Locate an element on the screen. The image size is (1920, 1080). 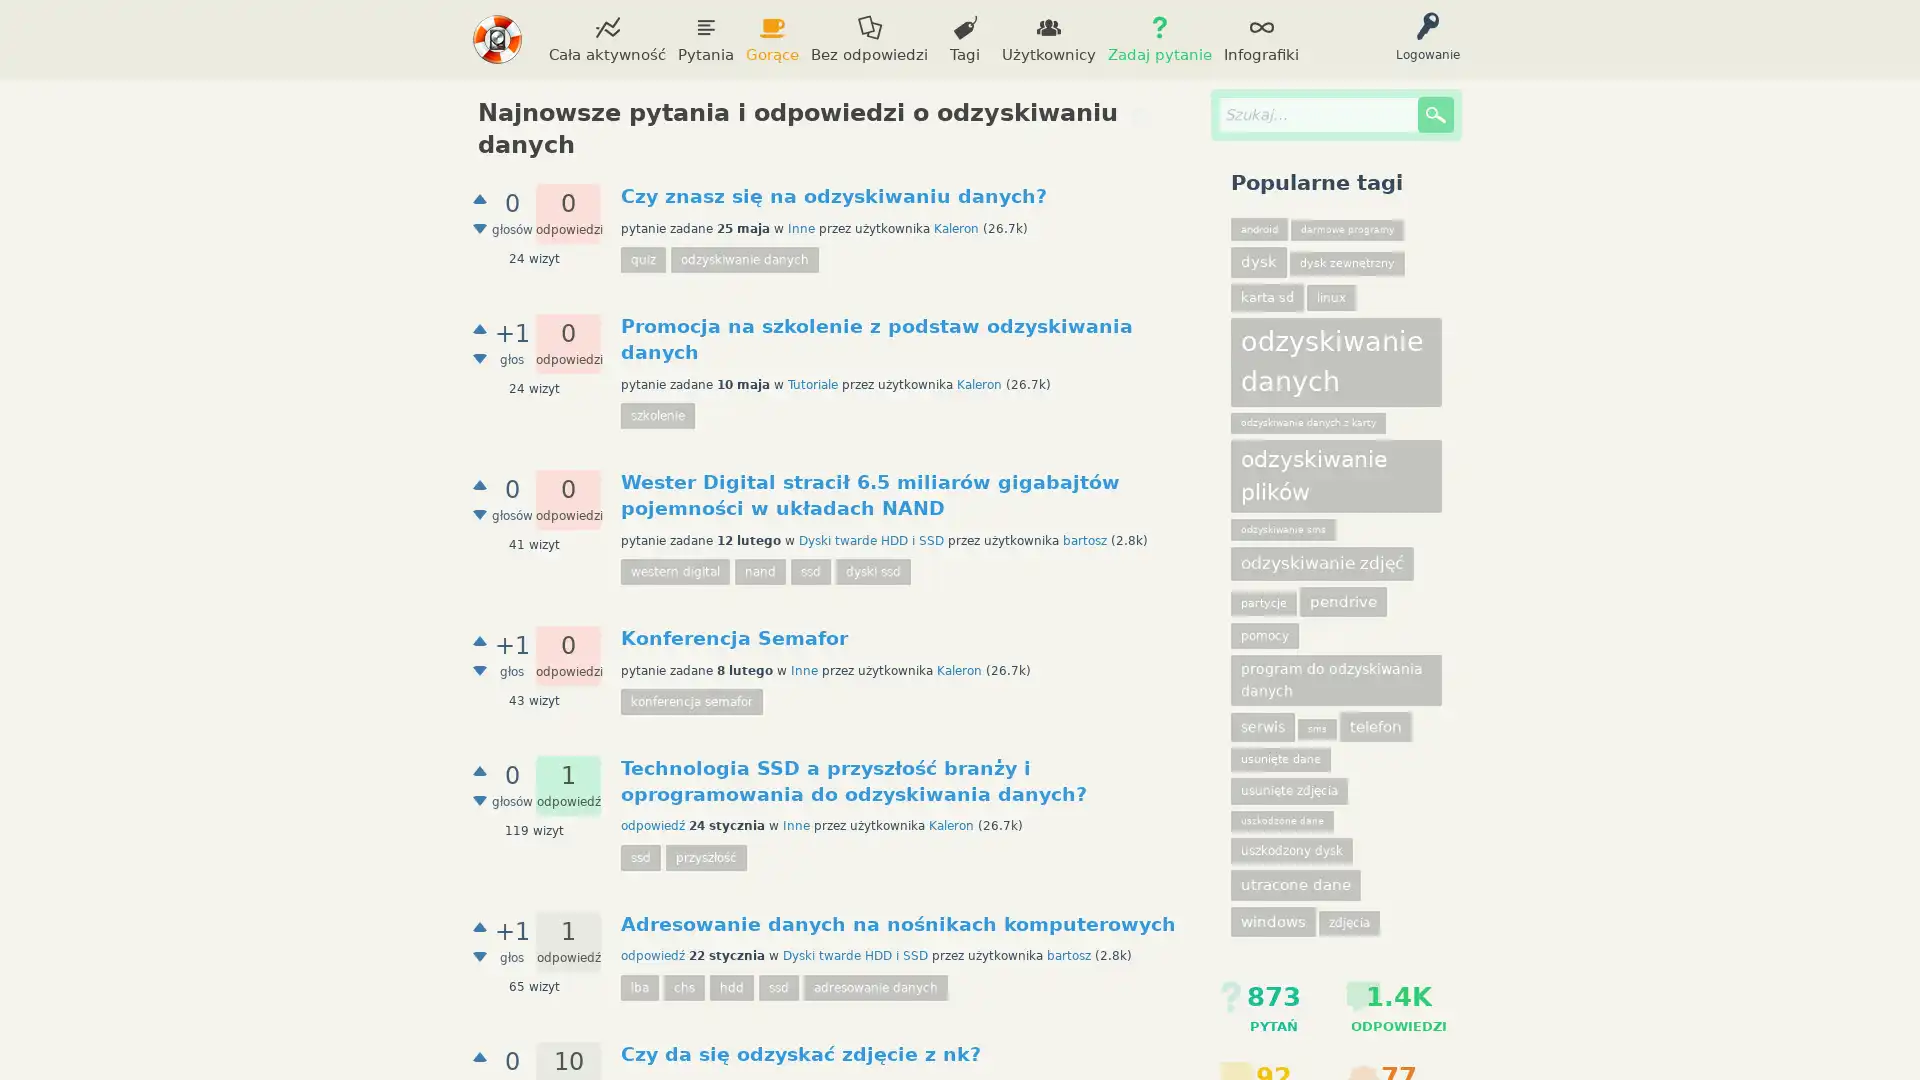
+ is located at coordinates (480, 485).